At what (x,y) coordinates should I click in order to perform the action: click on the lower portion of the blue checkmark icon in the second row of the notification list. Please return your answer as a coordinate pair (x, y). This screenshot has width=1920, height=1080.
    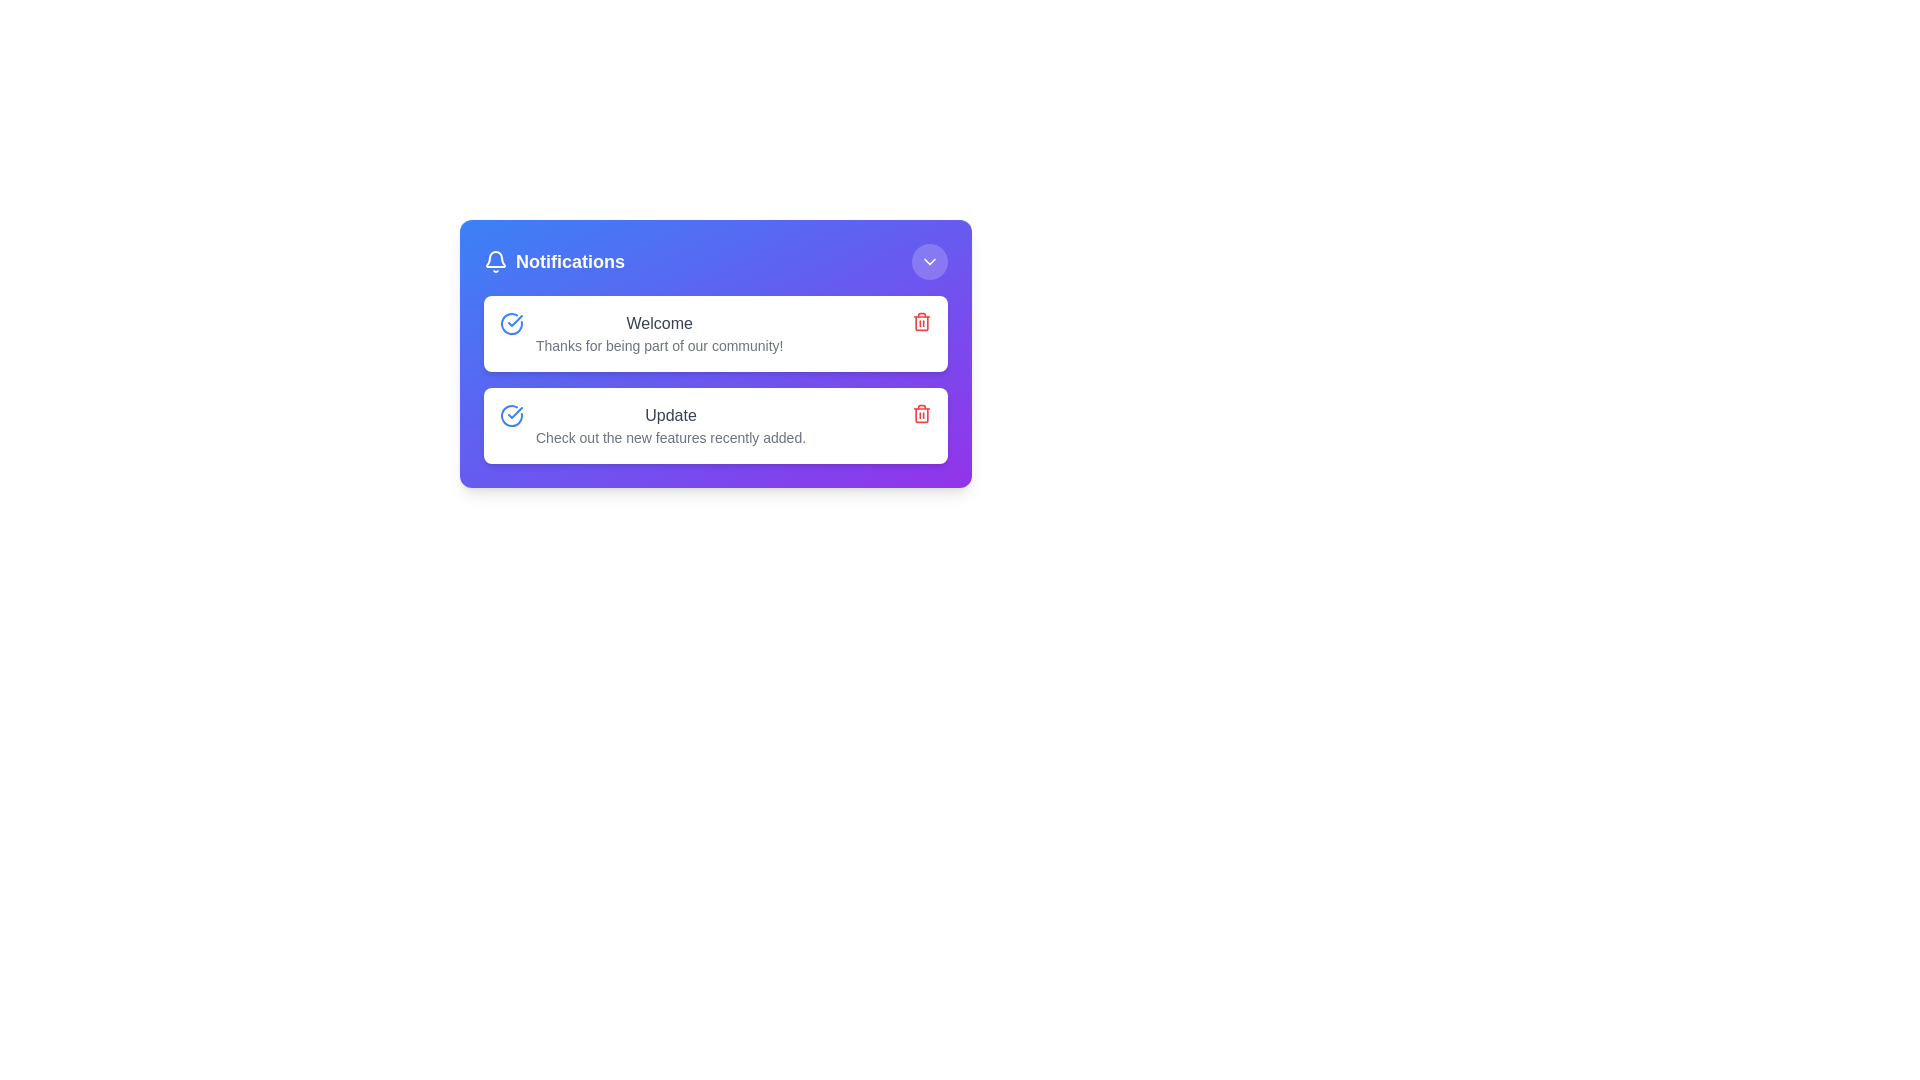
    Looking at the image, I should click on (515, 319).